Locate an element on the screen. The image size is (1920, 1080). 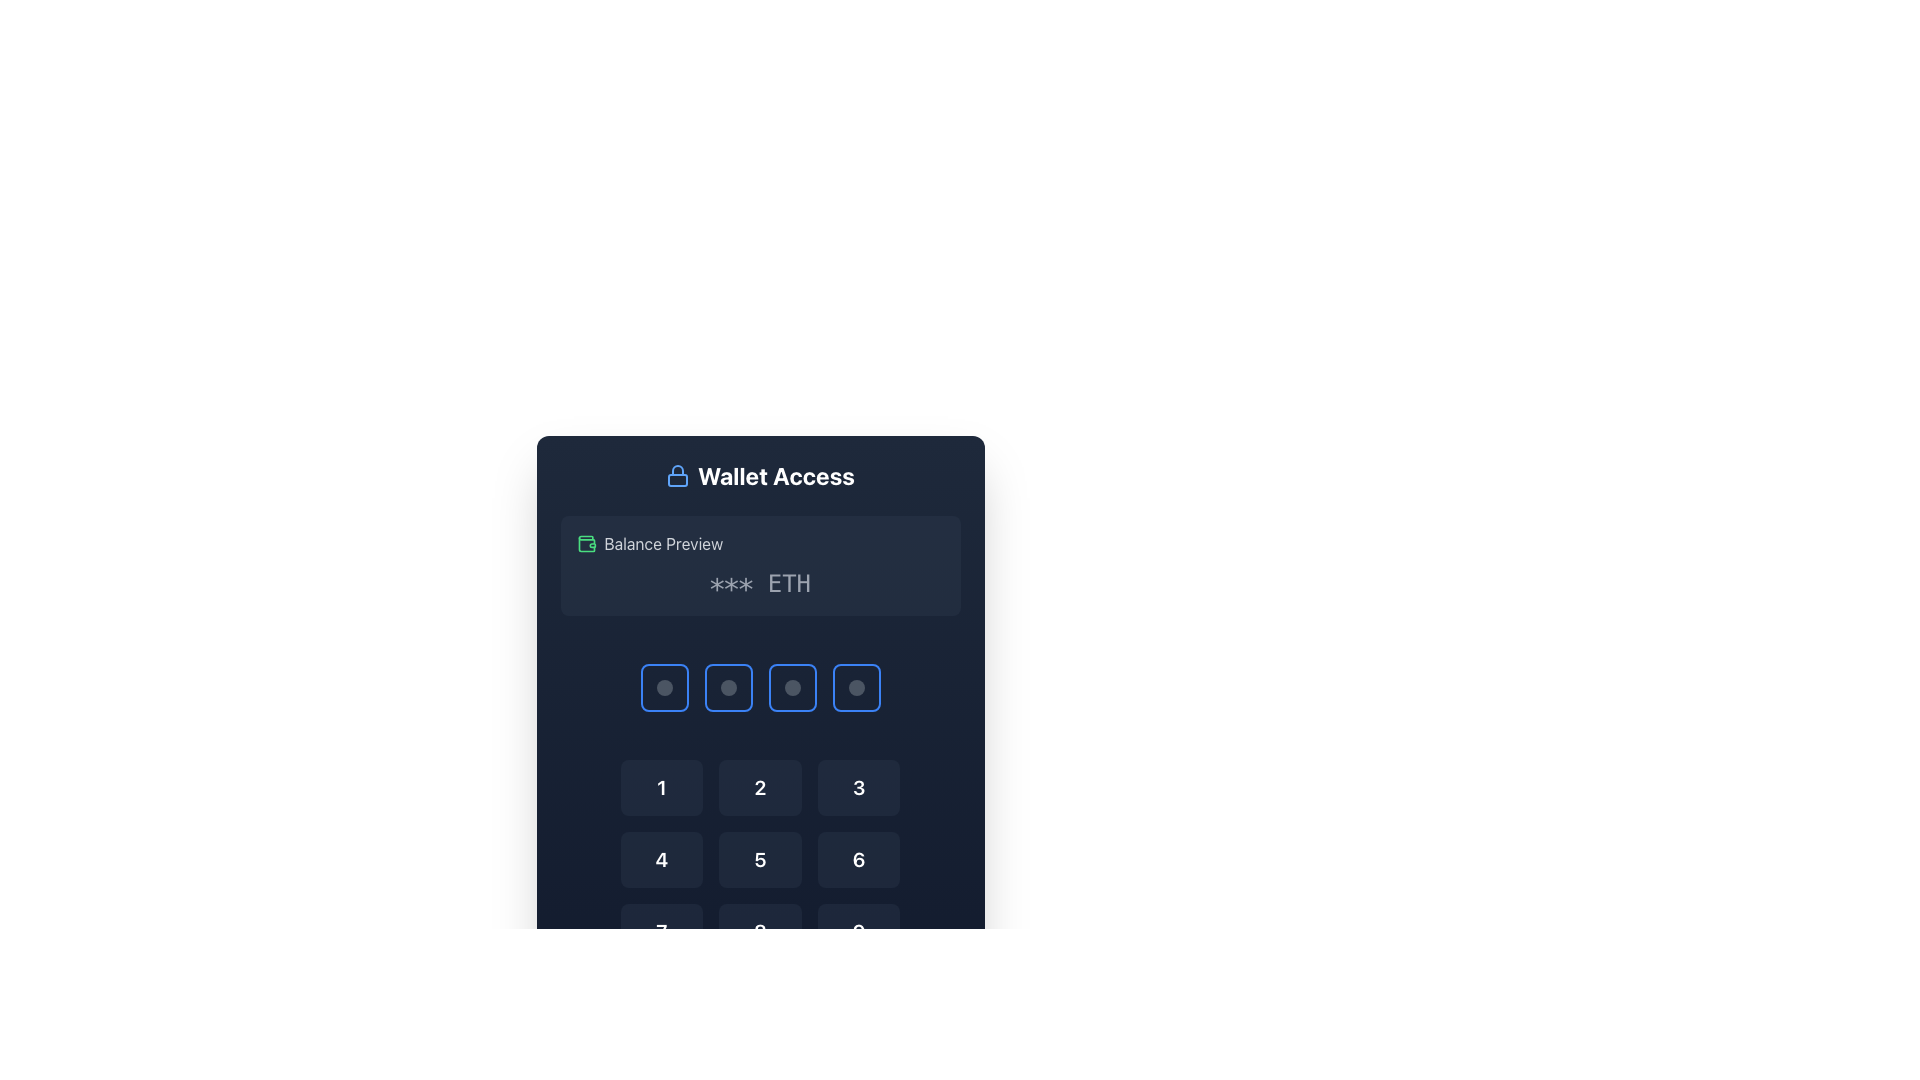
the Informative panel displaying the balance preview, which includes a wallet icon and the text 'Balance Preview' above the current balance formatted as '*** ETH' is located at coordinates (759, 566).